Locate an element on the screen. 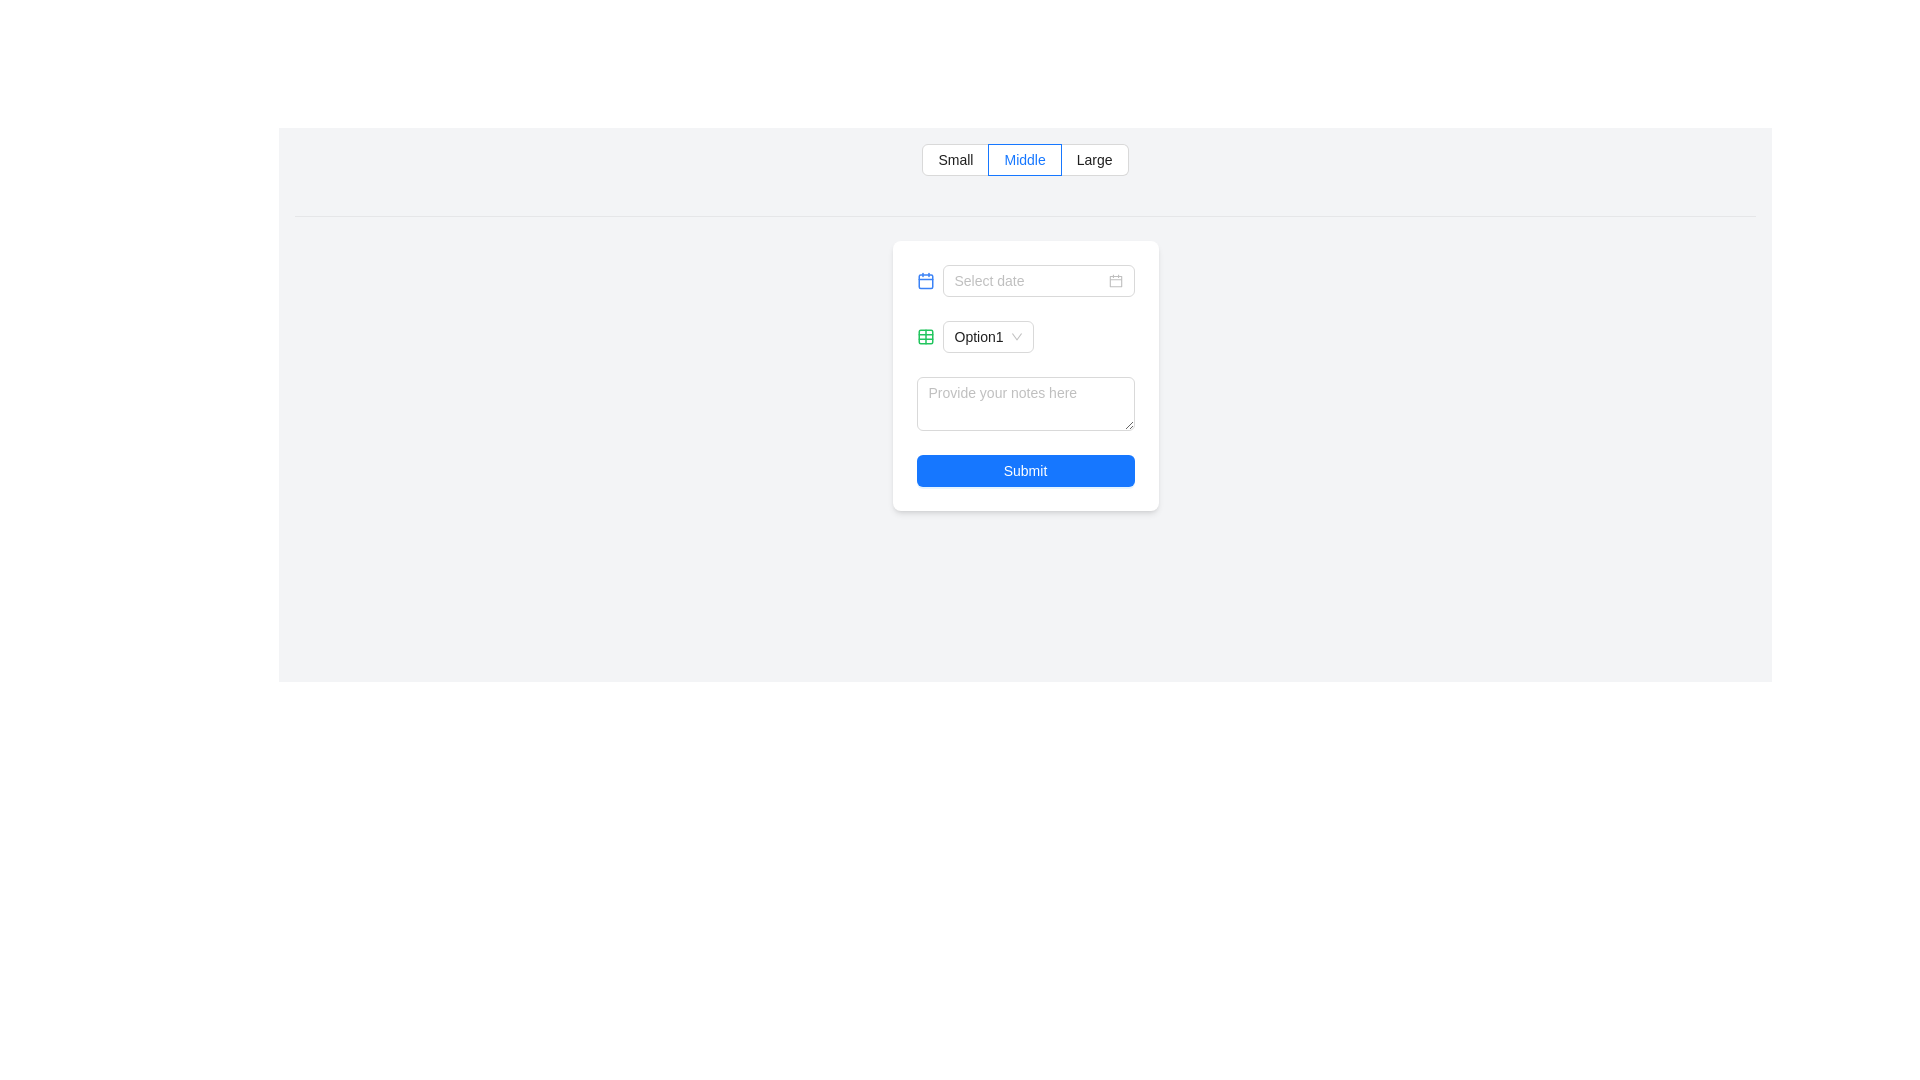 This screenshot has height=1080, width=1920. the downward-facing arrow of the dropdown menu labeled 'Option1' is located at coordinates (988, 335).